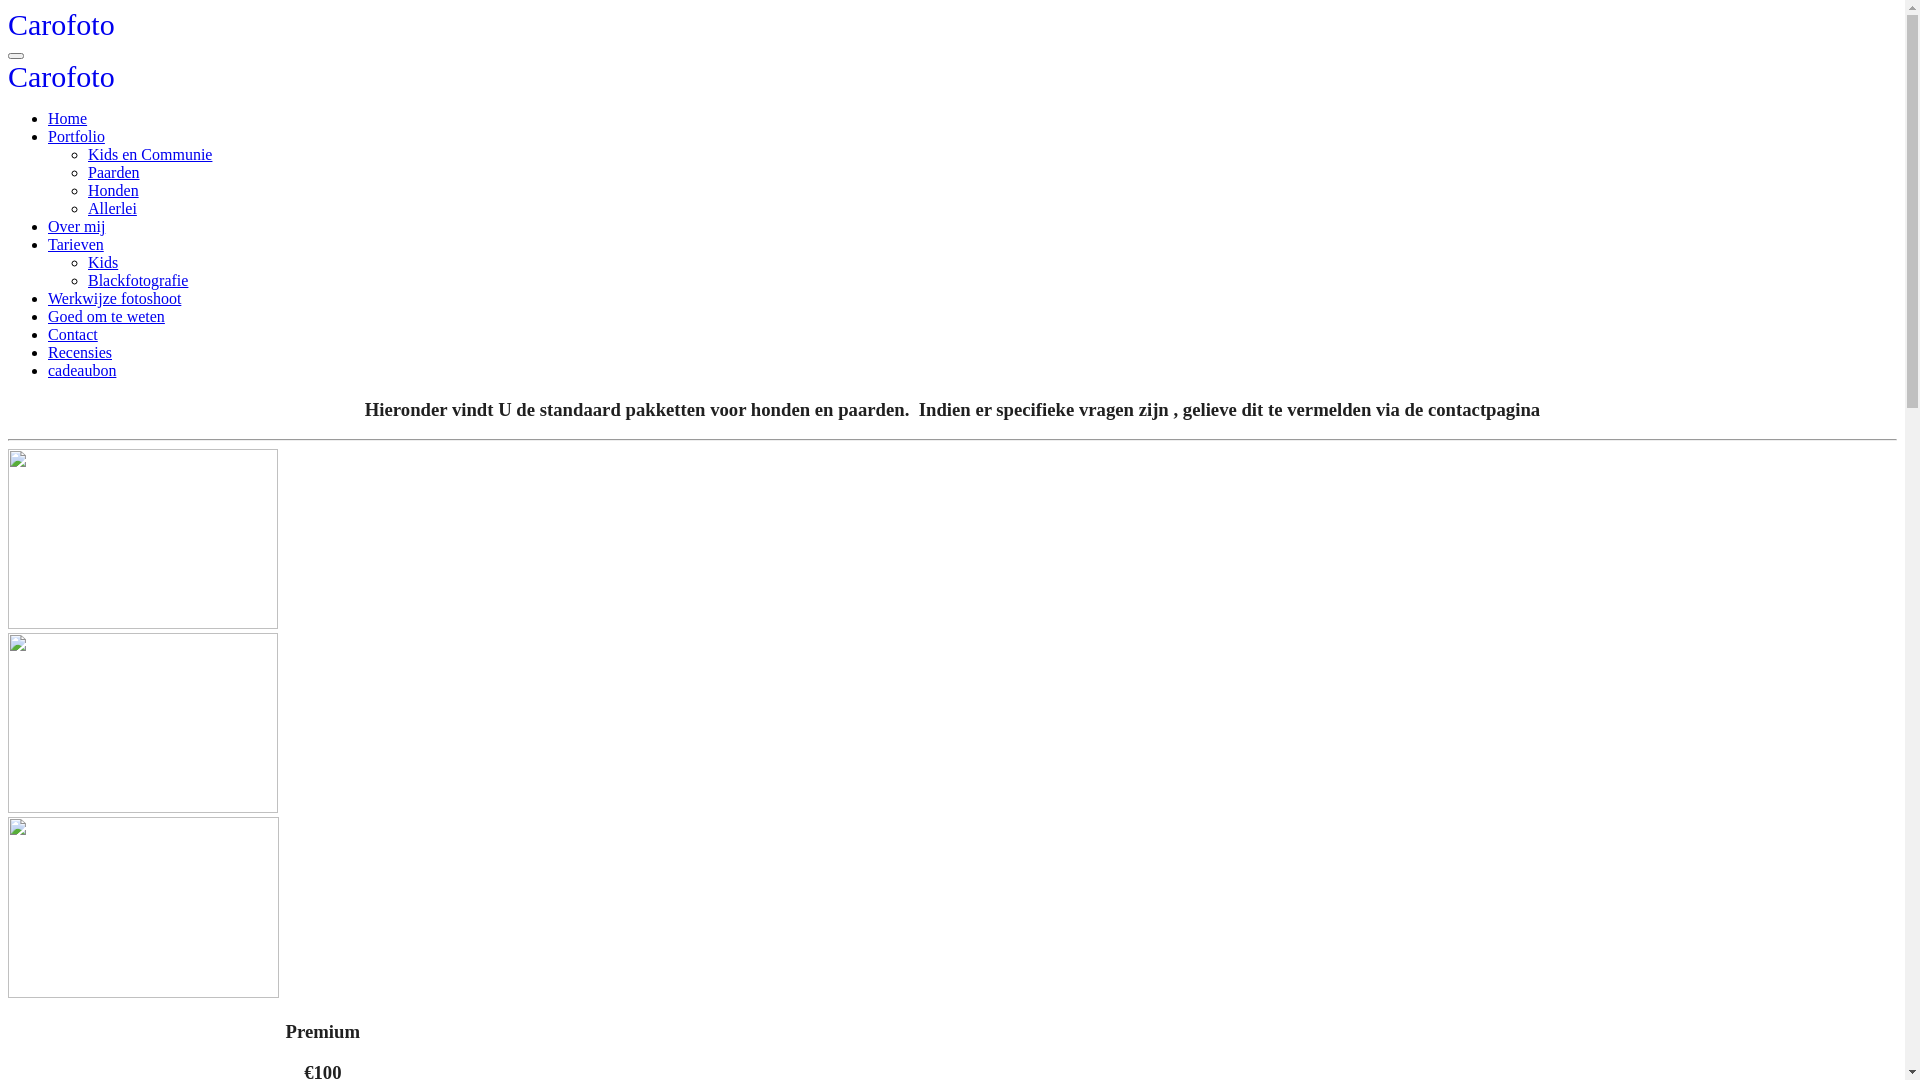 The width and height of the screenshot is (1920, 1080). I want to click on 'Recensies', so click(80, 351).